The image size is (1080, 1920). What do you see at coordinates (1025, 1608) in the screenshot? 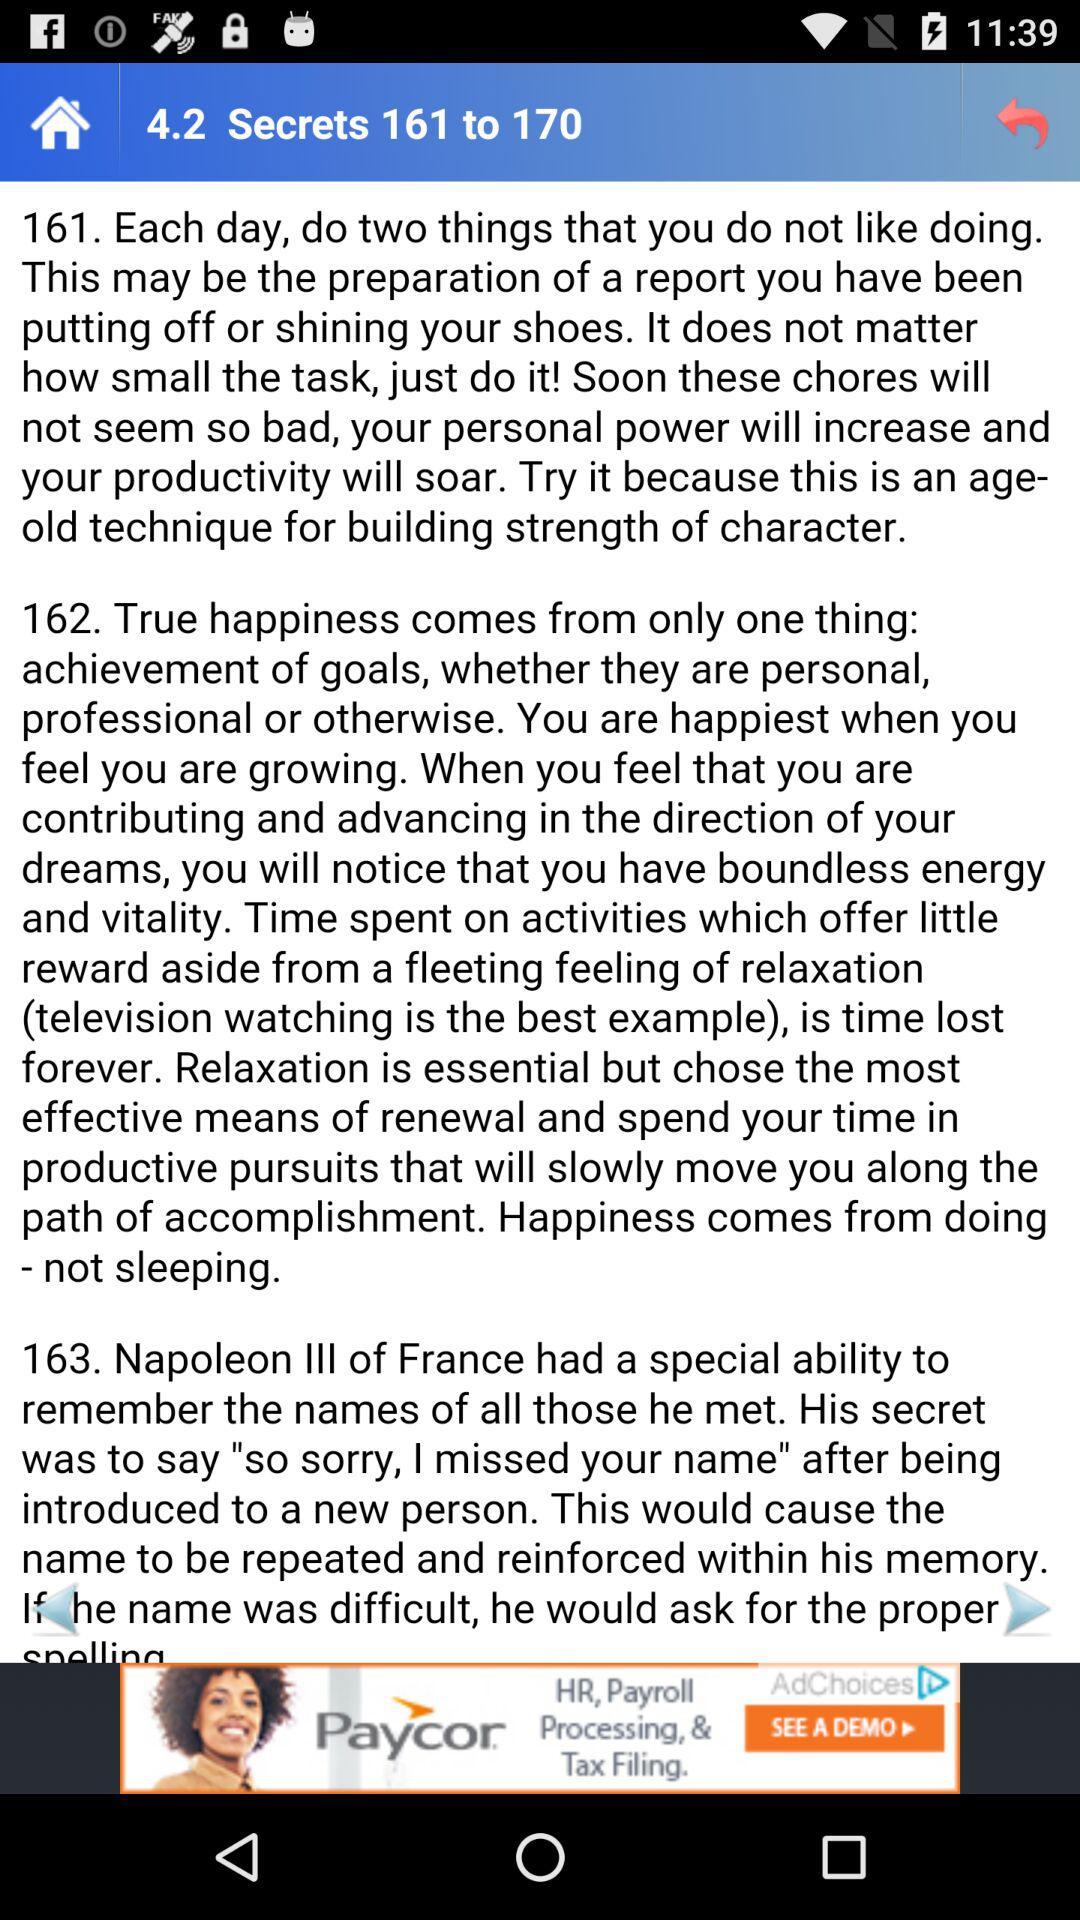
I see `the next` at bounding box center [1025, 1608].